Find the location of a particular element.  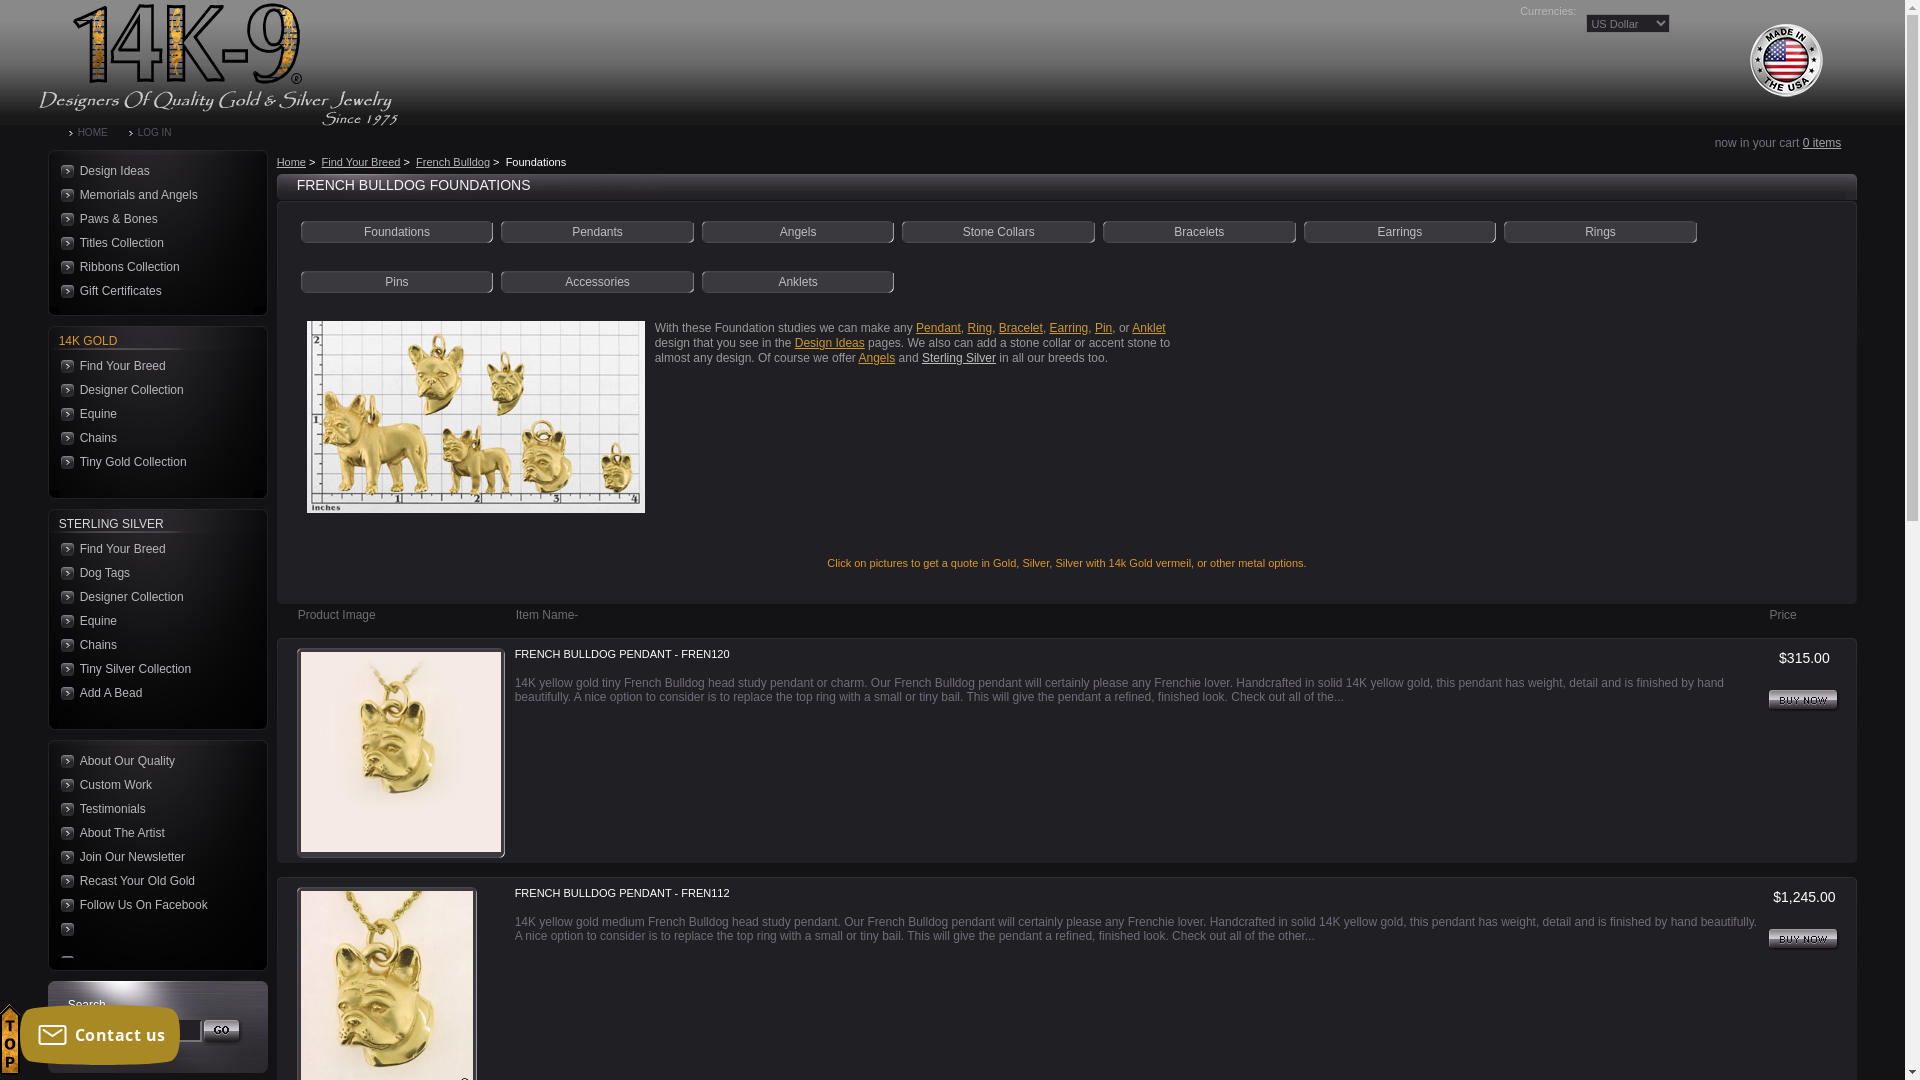

' Buy Now ' is located at coordinates (1804, 940).